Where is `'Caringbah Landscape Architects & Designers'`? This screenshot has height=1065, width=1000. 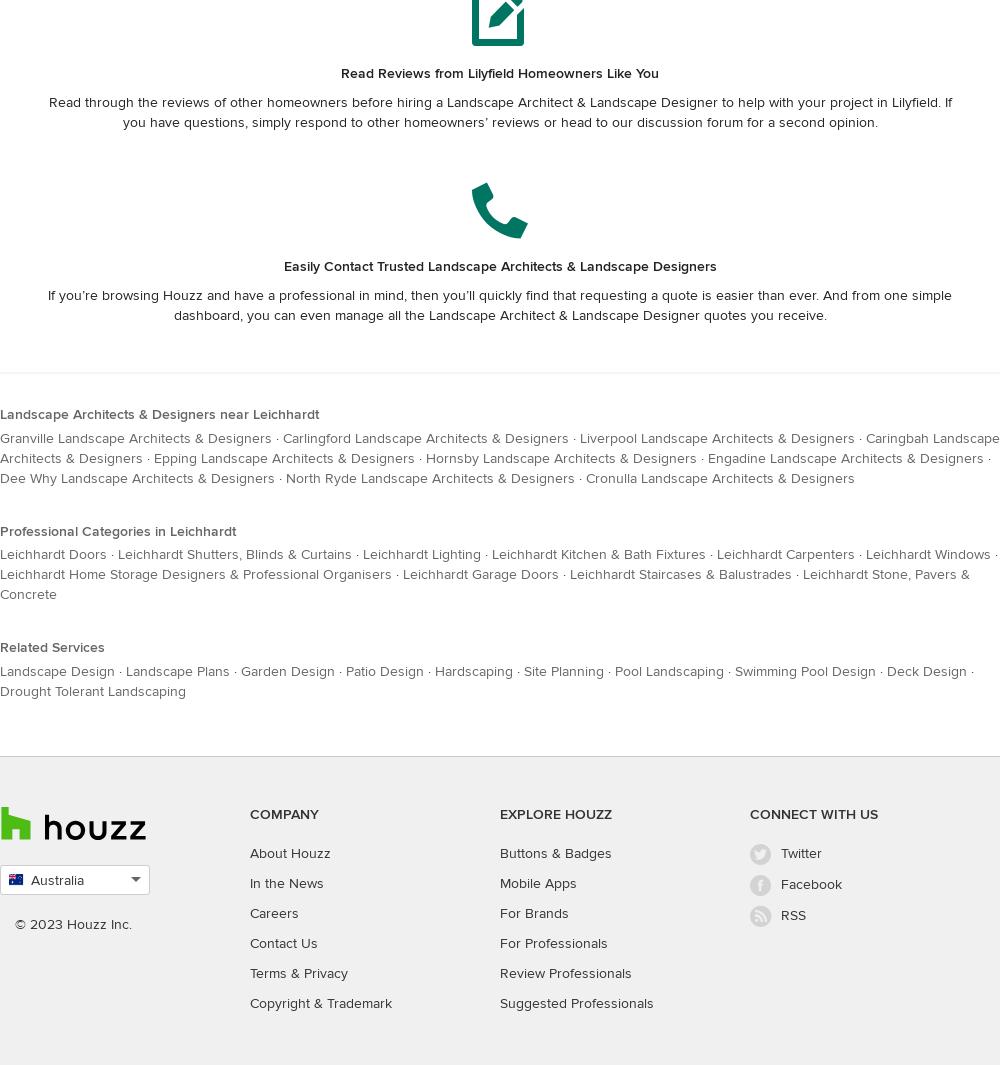 'Caringbah Landscape Architects & Designers' is located at coordinates (500, 446).